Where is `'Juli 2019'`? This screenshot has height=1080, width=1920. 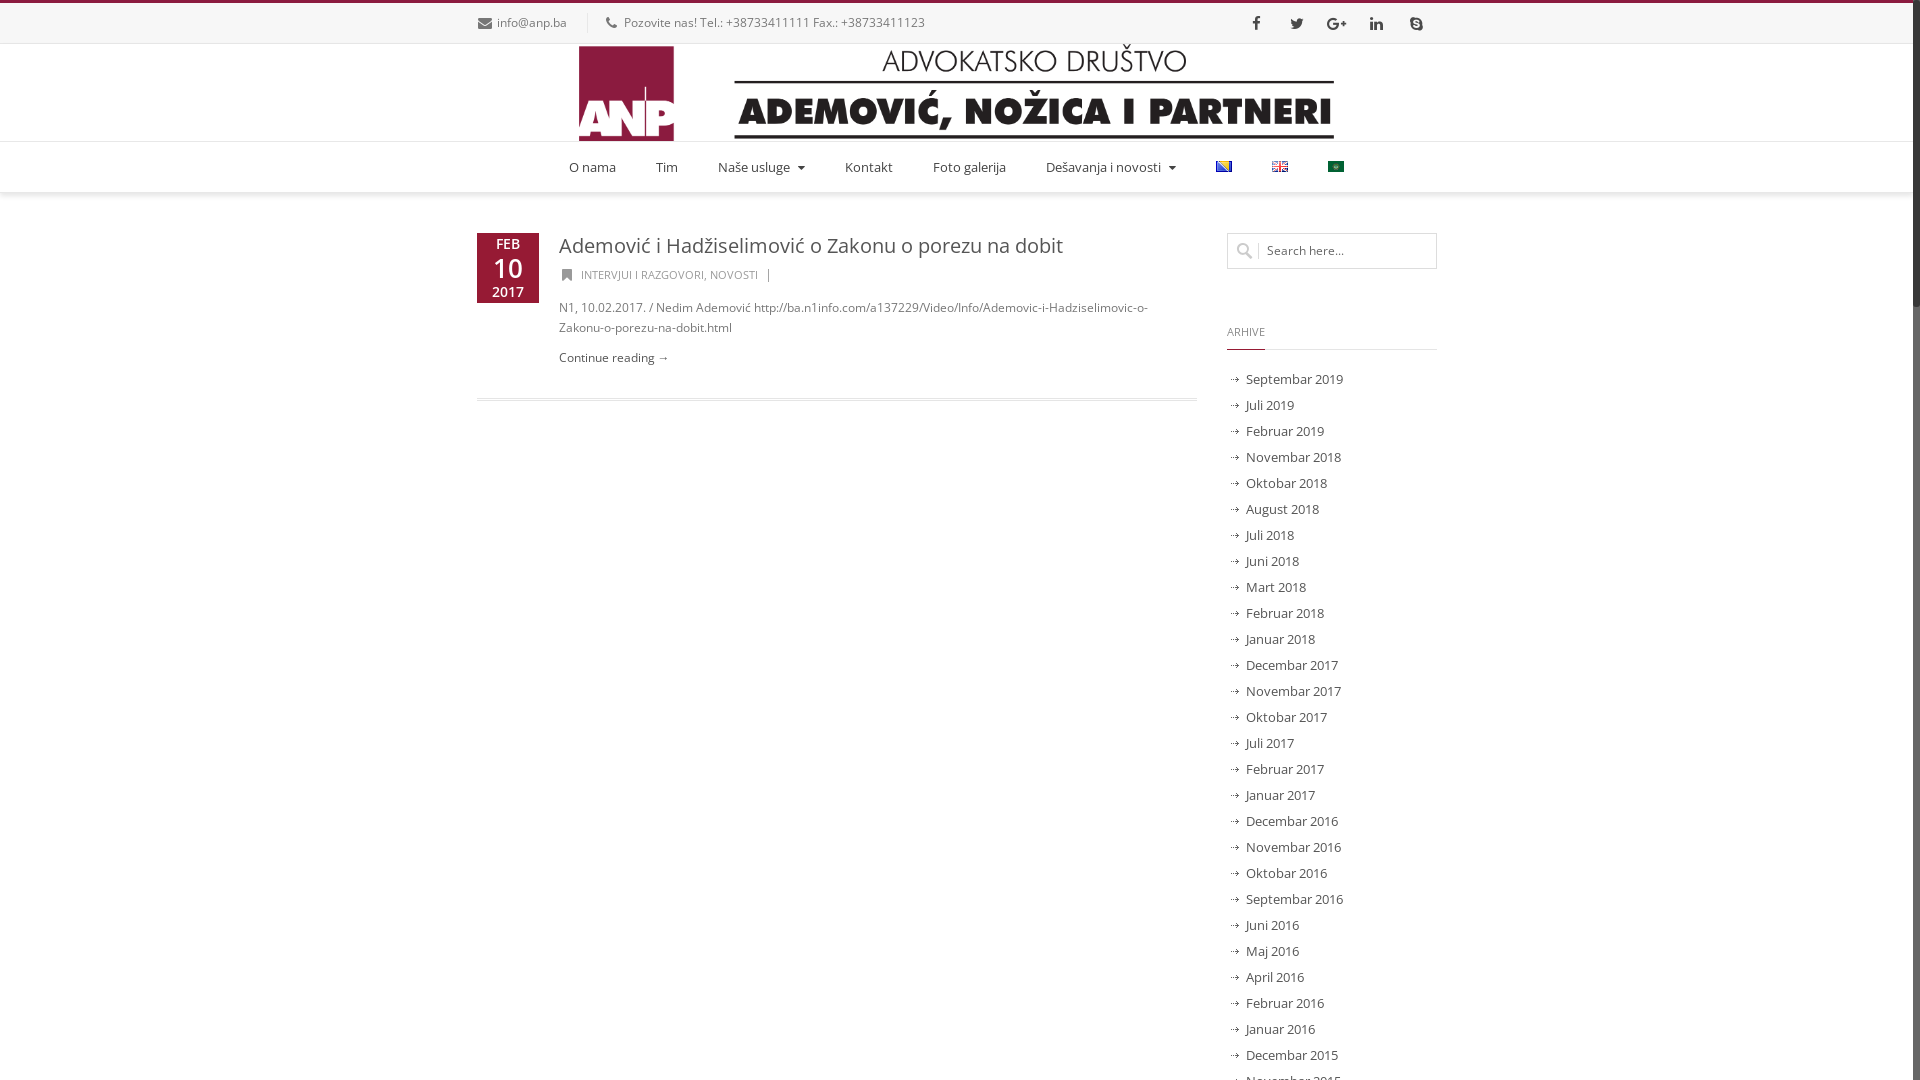 'Juli 2019' is located at coordinates (1261, 405).